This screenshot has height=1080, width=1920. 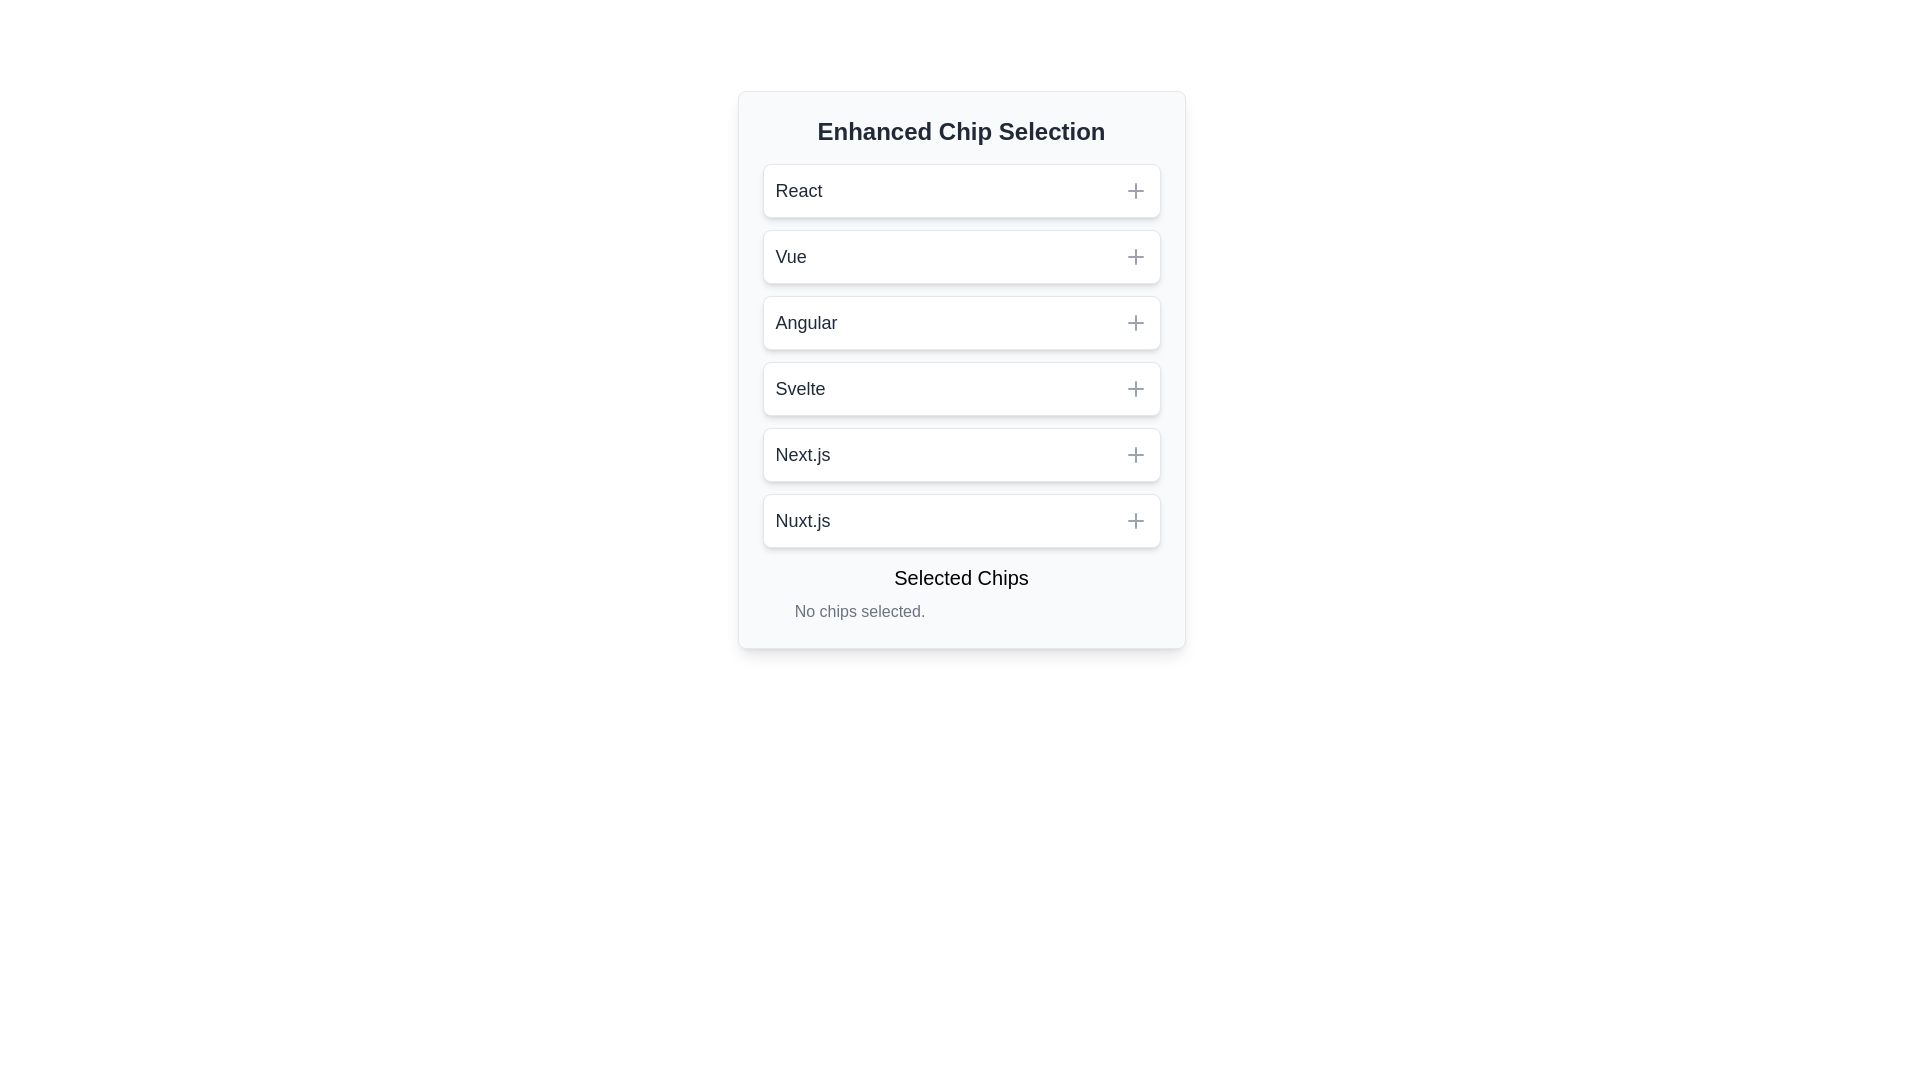 I want to click on the Icon button located to the right of the 'Vue' text in the second row of the vertically organized list, so click(x=1135, y=256).